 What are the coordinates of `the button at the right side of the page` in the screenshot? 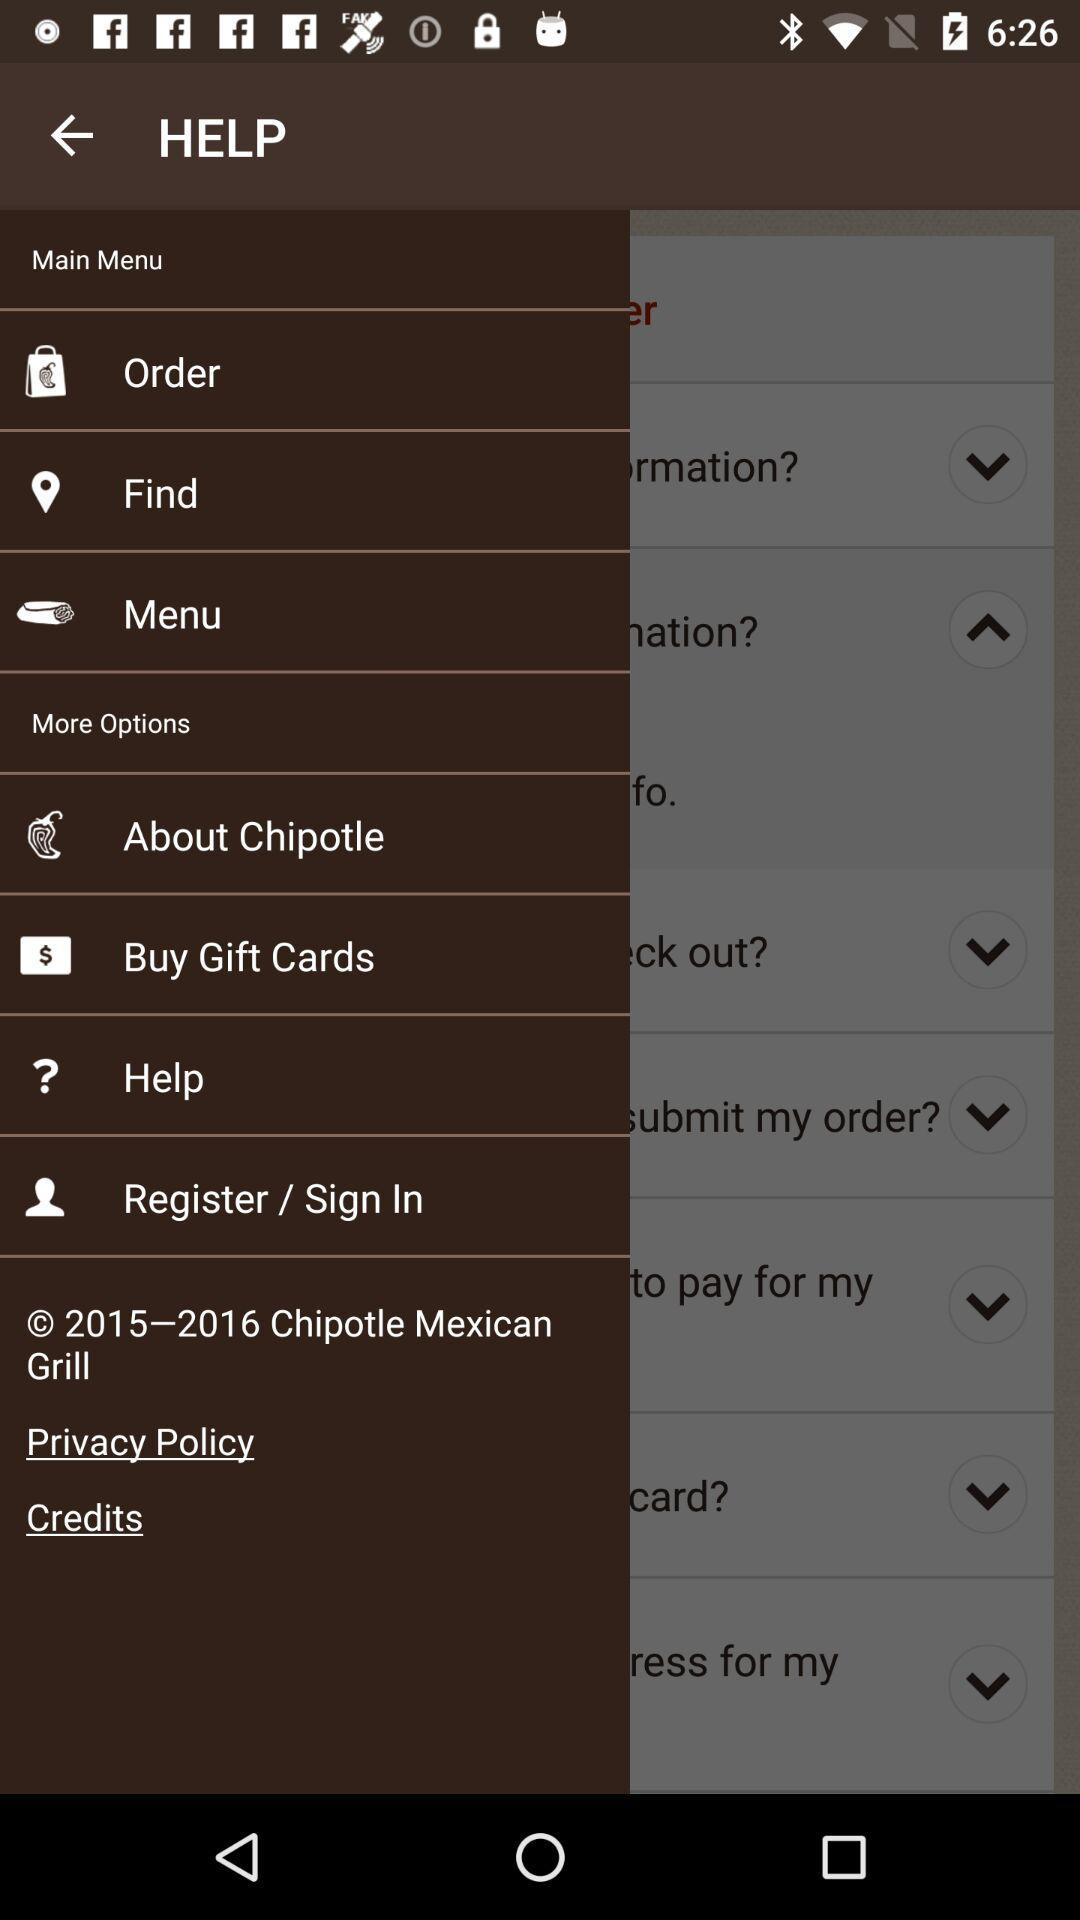 It's located at (987, 463).